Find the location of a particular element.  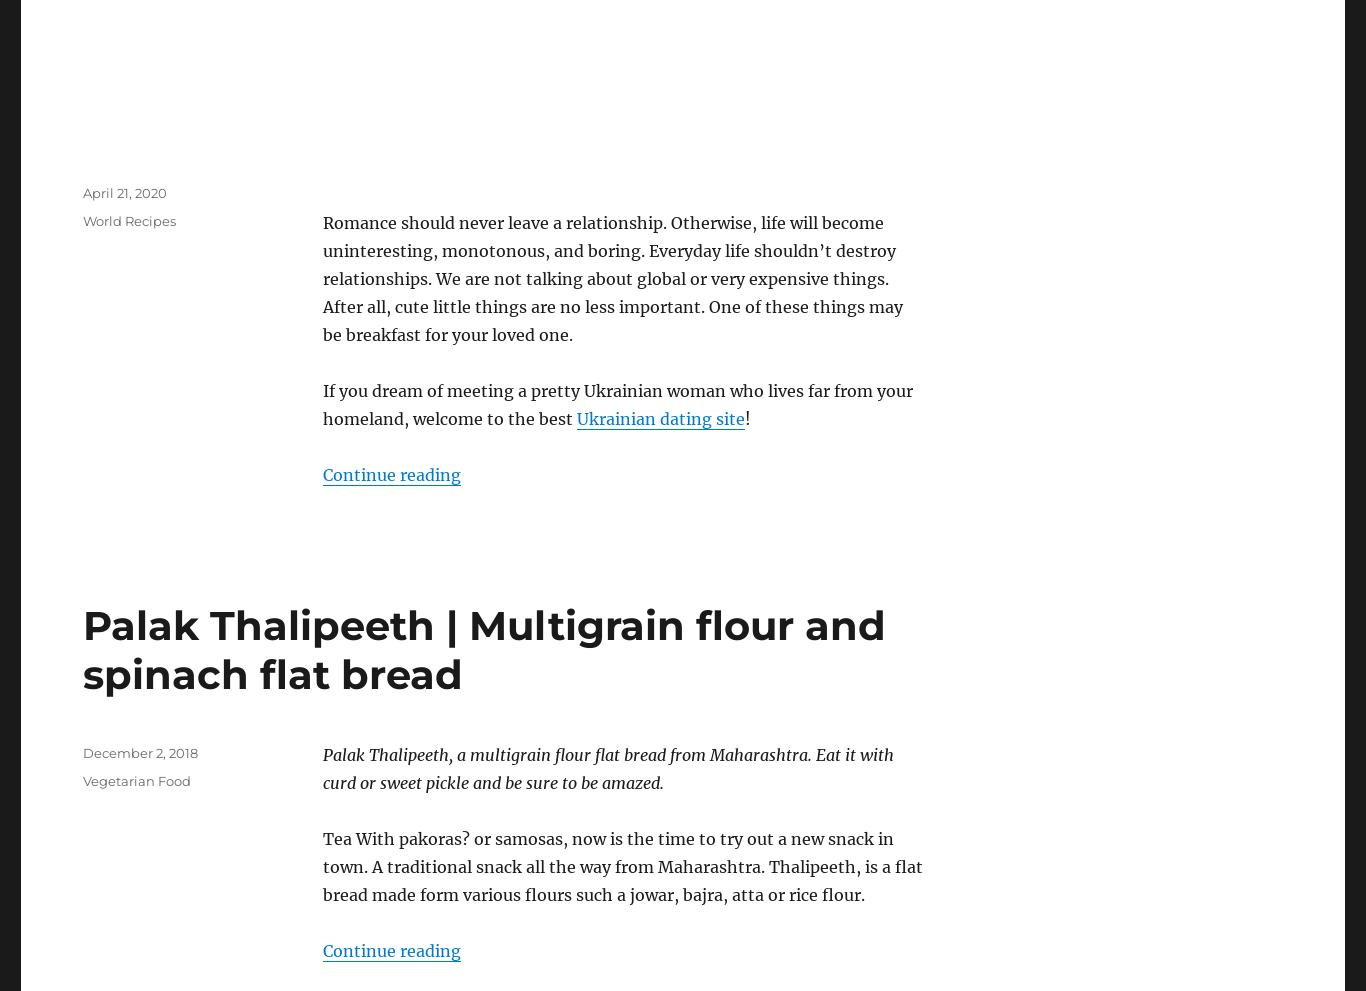

'December 2, 2018' is located at coordinates (139, 750).